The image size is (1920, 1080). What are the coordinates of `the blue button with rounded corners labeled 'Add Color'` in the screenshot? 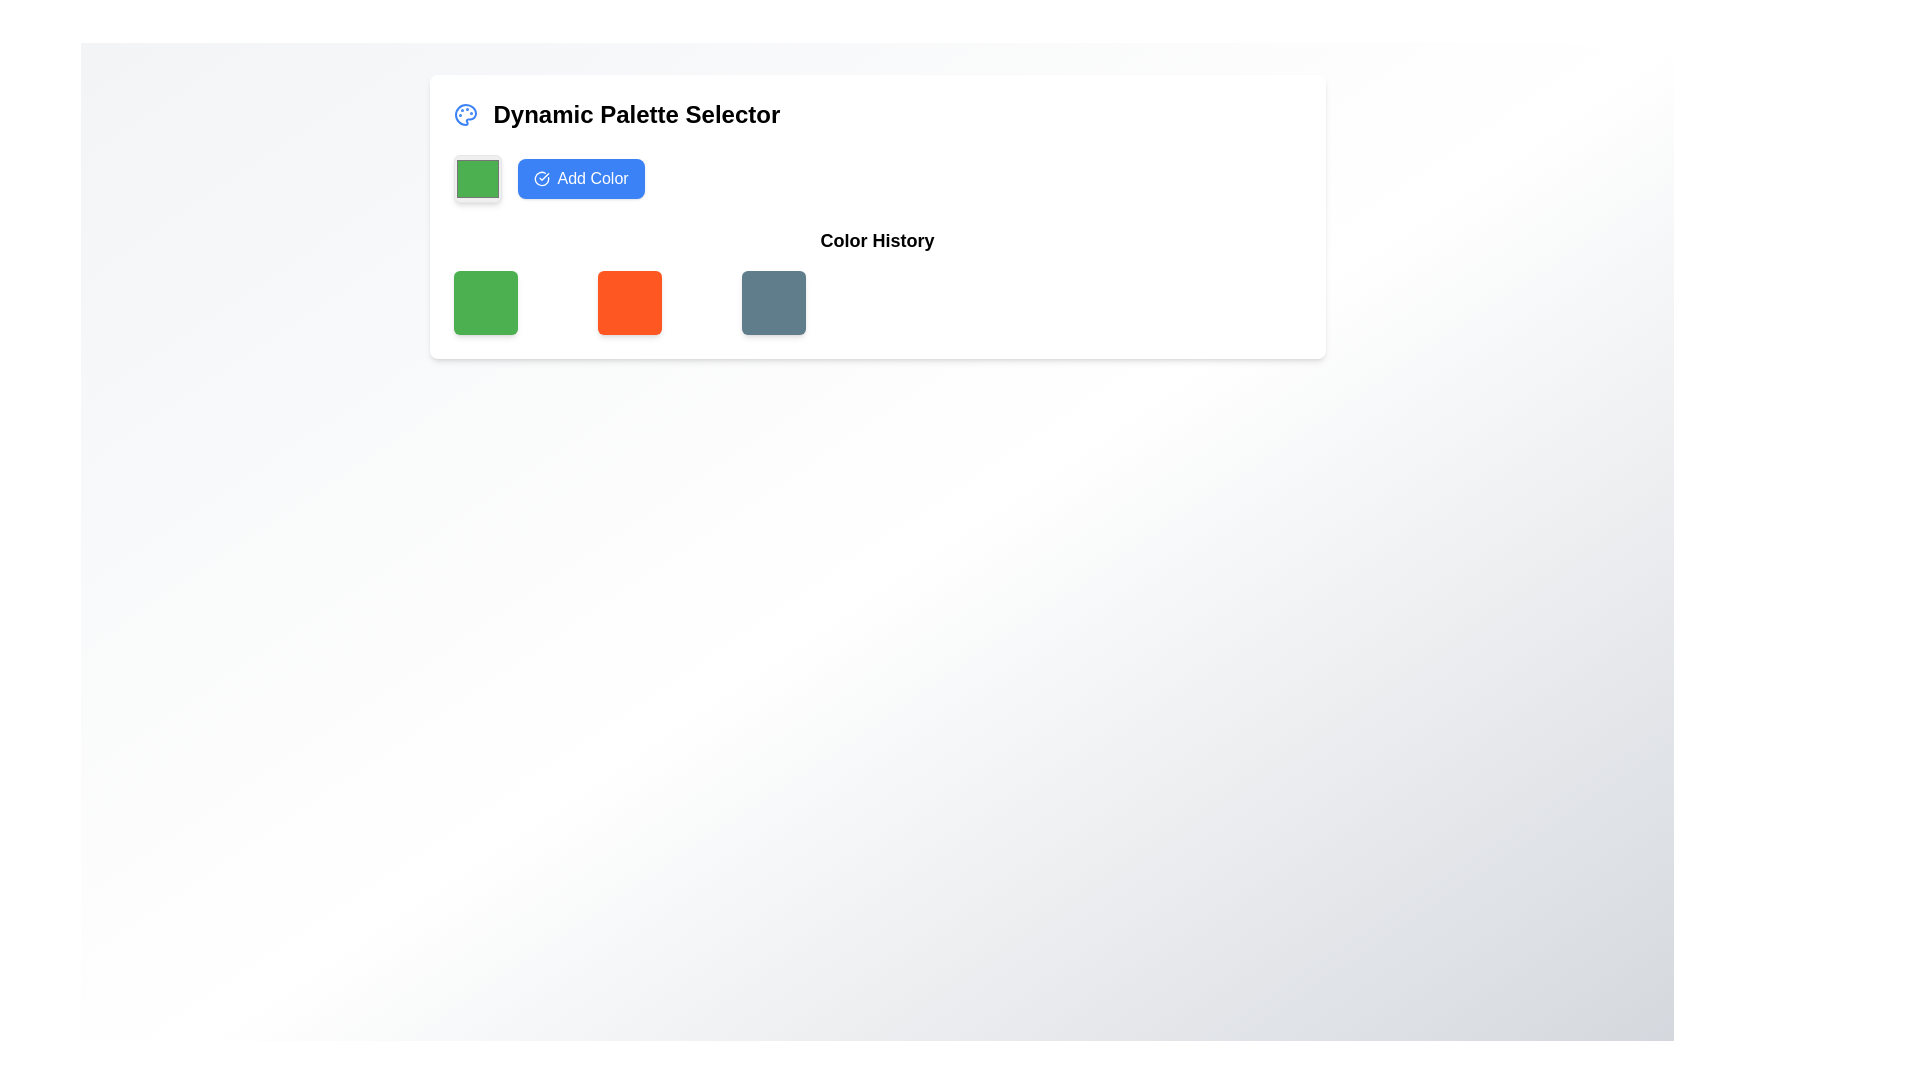 It's located at (579, 177).